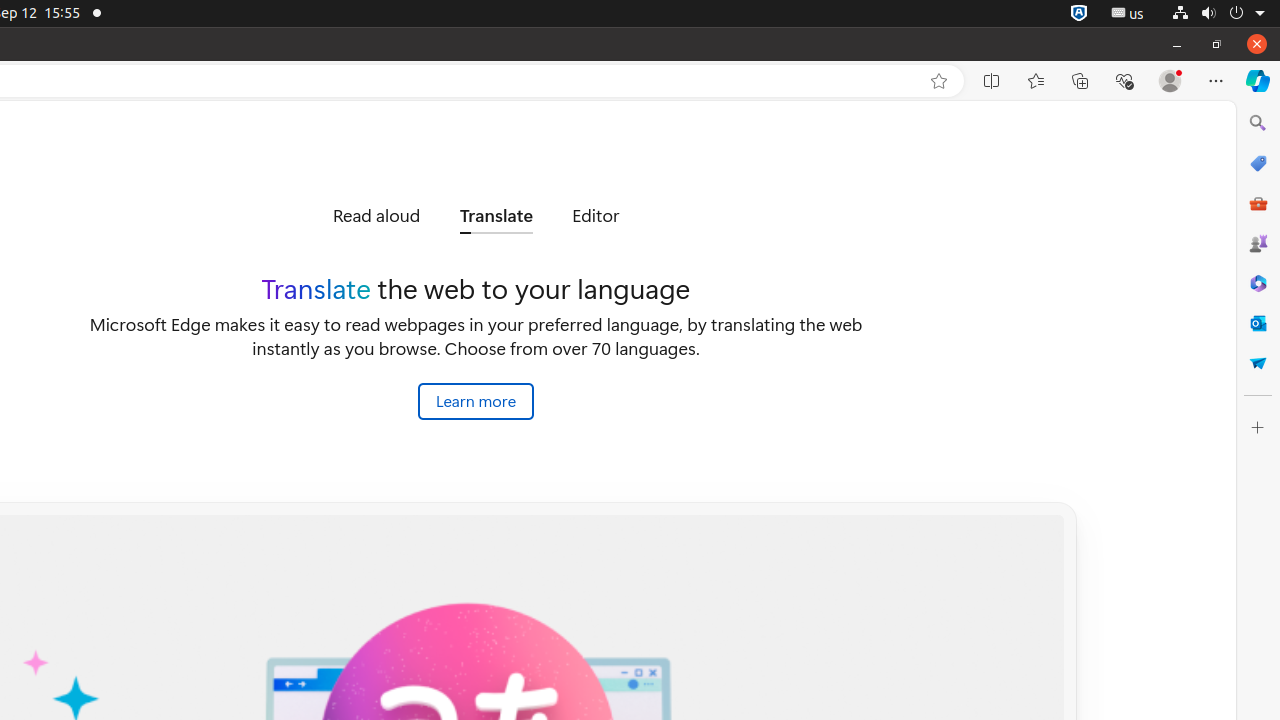 The width and height of the screenshot is (1280, 720). What do you see at coordinates (1256, 426) in the screenshot?
I see `'Customize'` at bounding box center [1256, 426].